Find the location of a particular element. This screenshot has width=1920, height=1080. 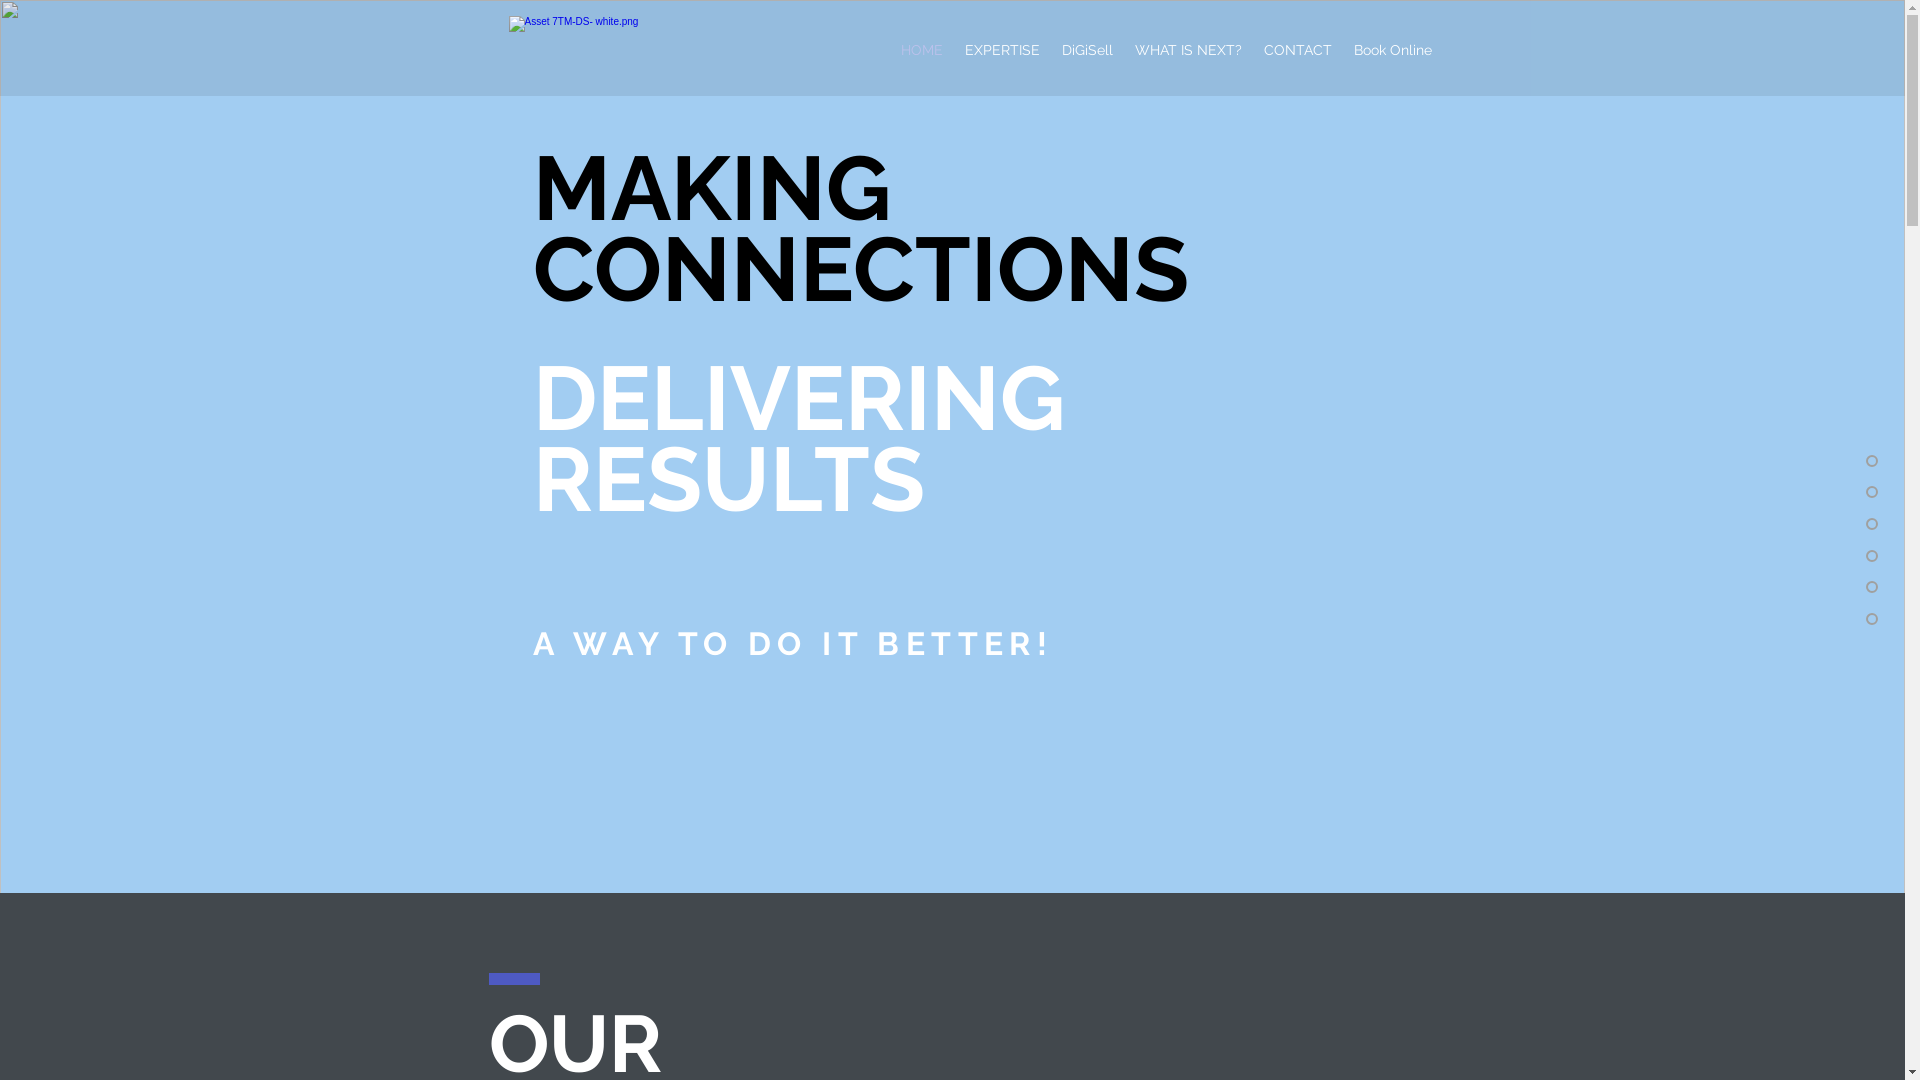

'DiGiSell' is located at coordinates (1085, 49).